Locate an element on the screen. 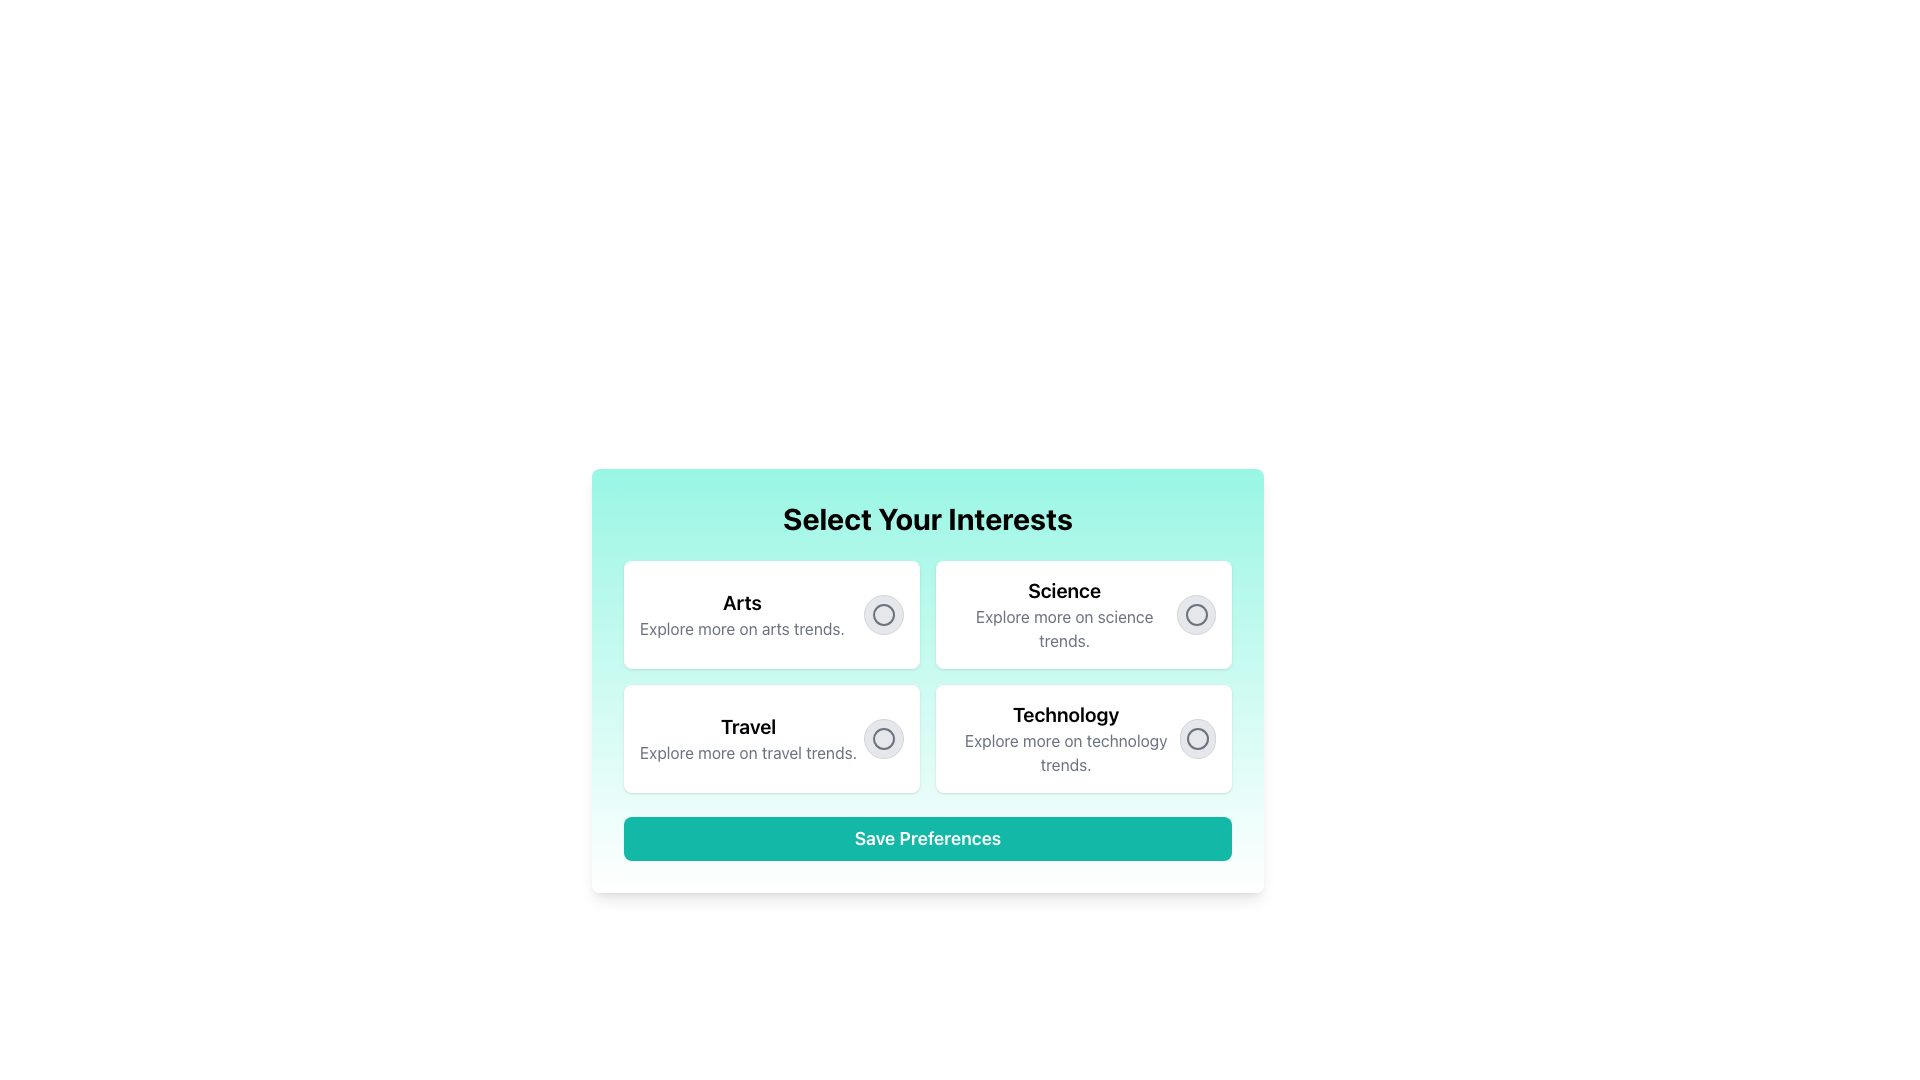 Image resolution: width=1920 pixels, height=1080 pixels. the radio button circle is located at coordinates (1196, 613).